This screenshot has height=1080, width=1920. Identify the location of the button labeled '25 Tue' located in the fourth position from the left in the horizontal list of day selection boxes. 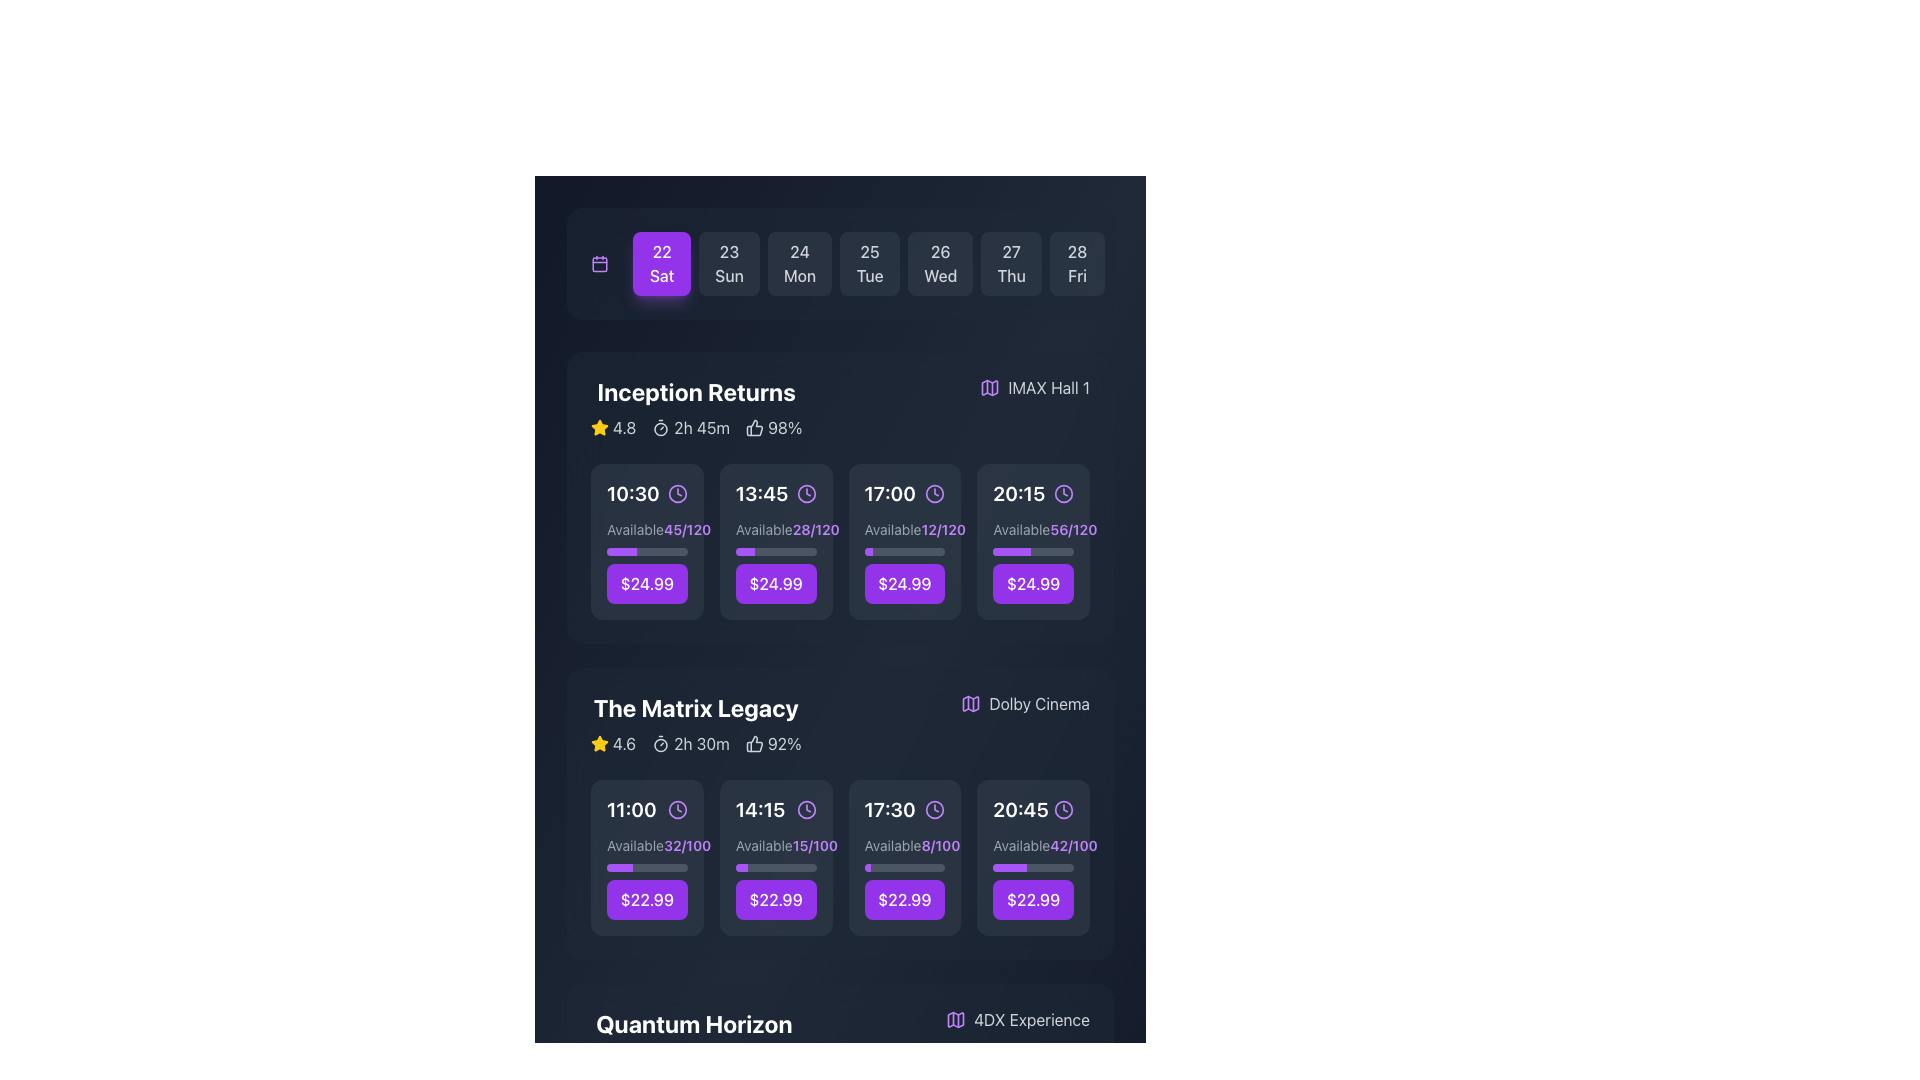
(869, 262).